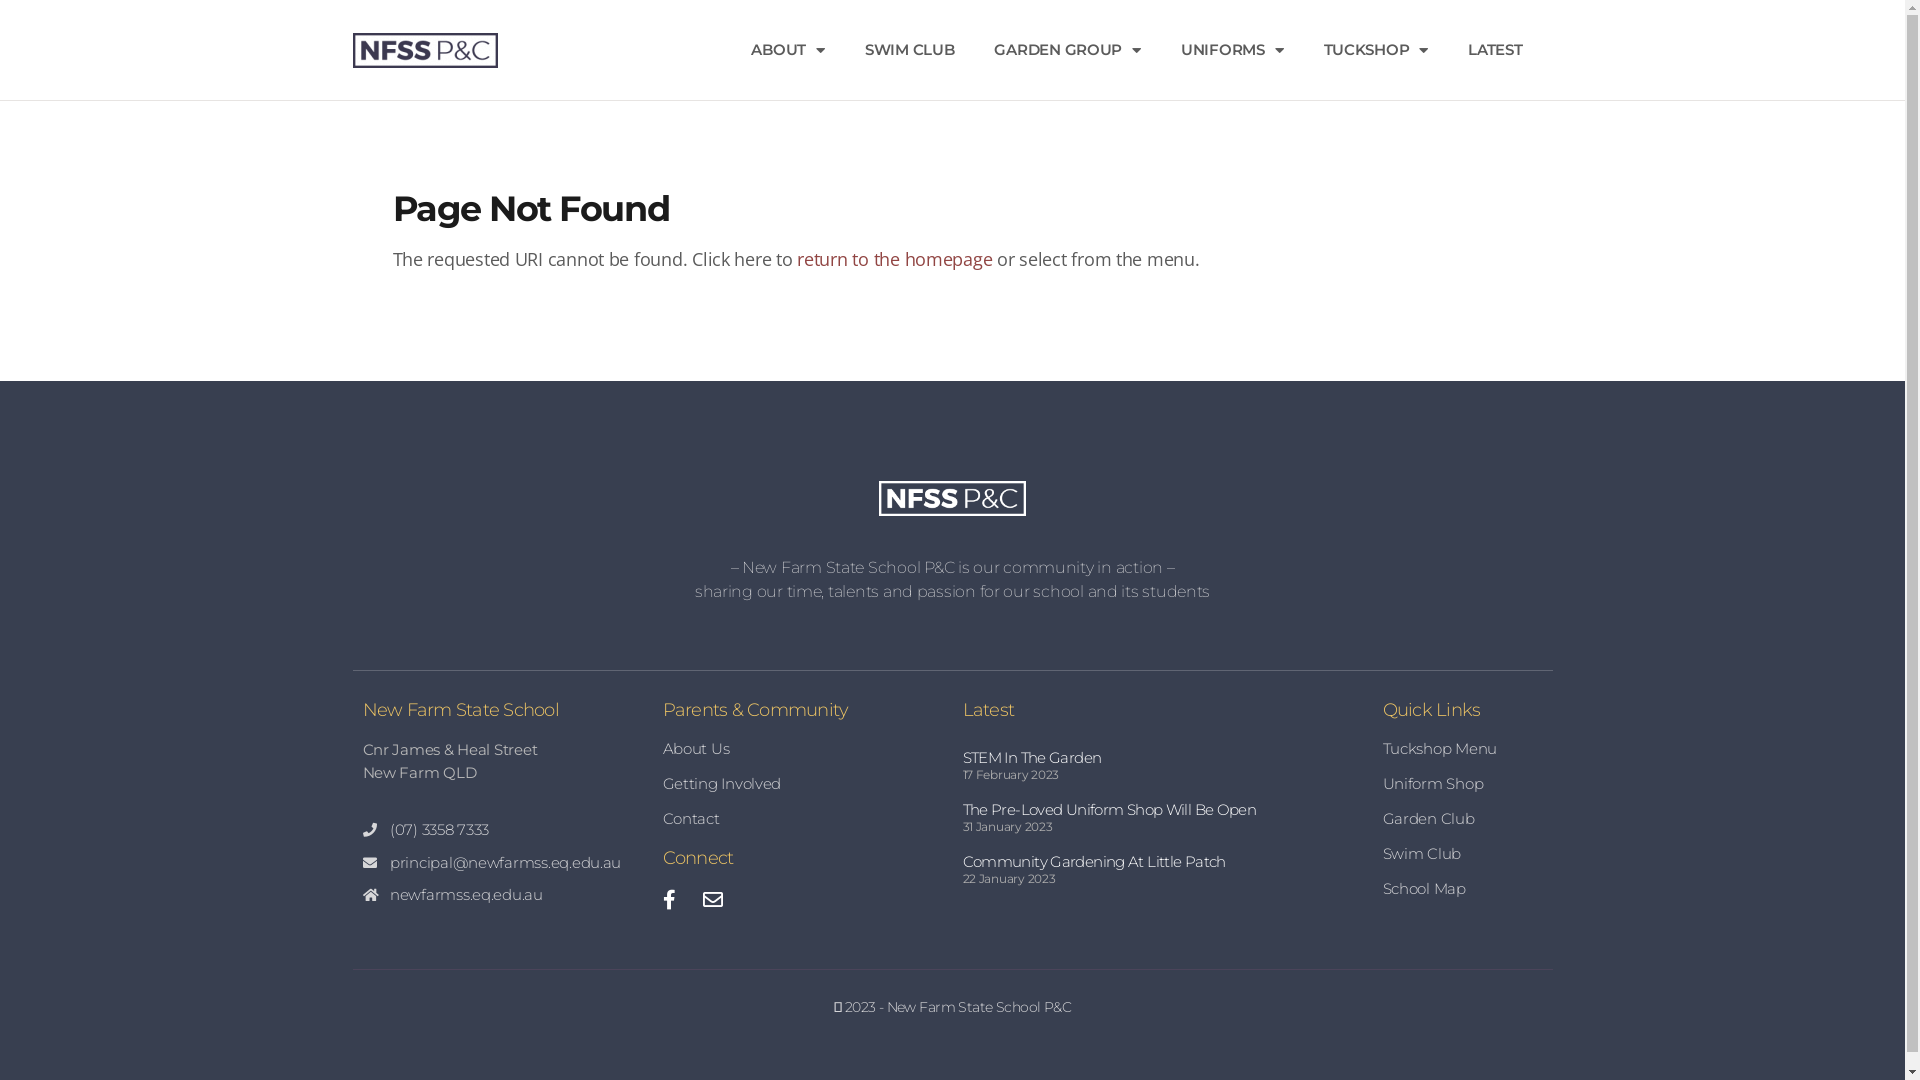 The width and height of the screenshot is (1920, 1080). What do you see at coordinates (1375, 49) in the screenshot?
I see `'TUCKSHOP'` at bounding box center [1375, 49].